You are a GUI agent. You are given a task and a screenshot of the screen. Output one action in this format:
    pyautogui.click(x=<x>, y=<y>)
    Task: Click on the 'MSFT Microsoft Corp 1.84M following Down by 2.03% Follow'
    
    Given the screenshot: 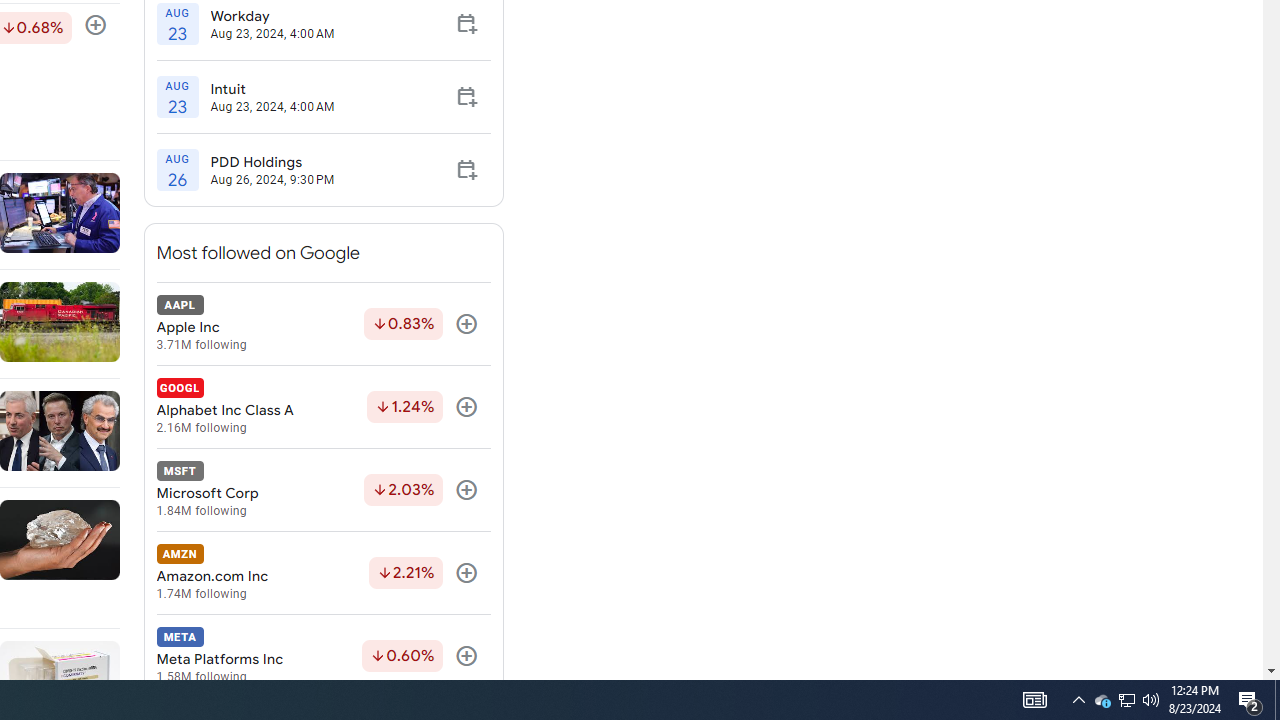 What is the action you would take?
    pyautogui.click(x=323, y=490)
    